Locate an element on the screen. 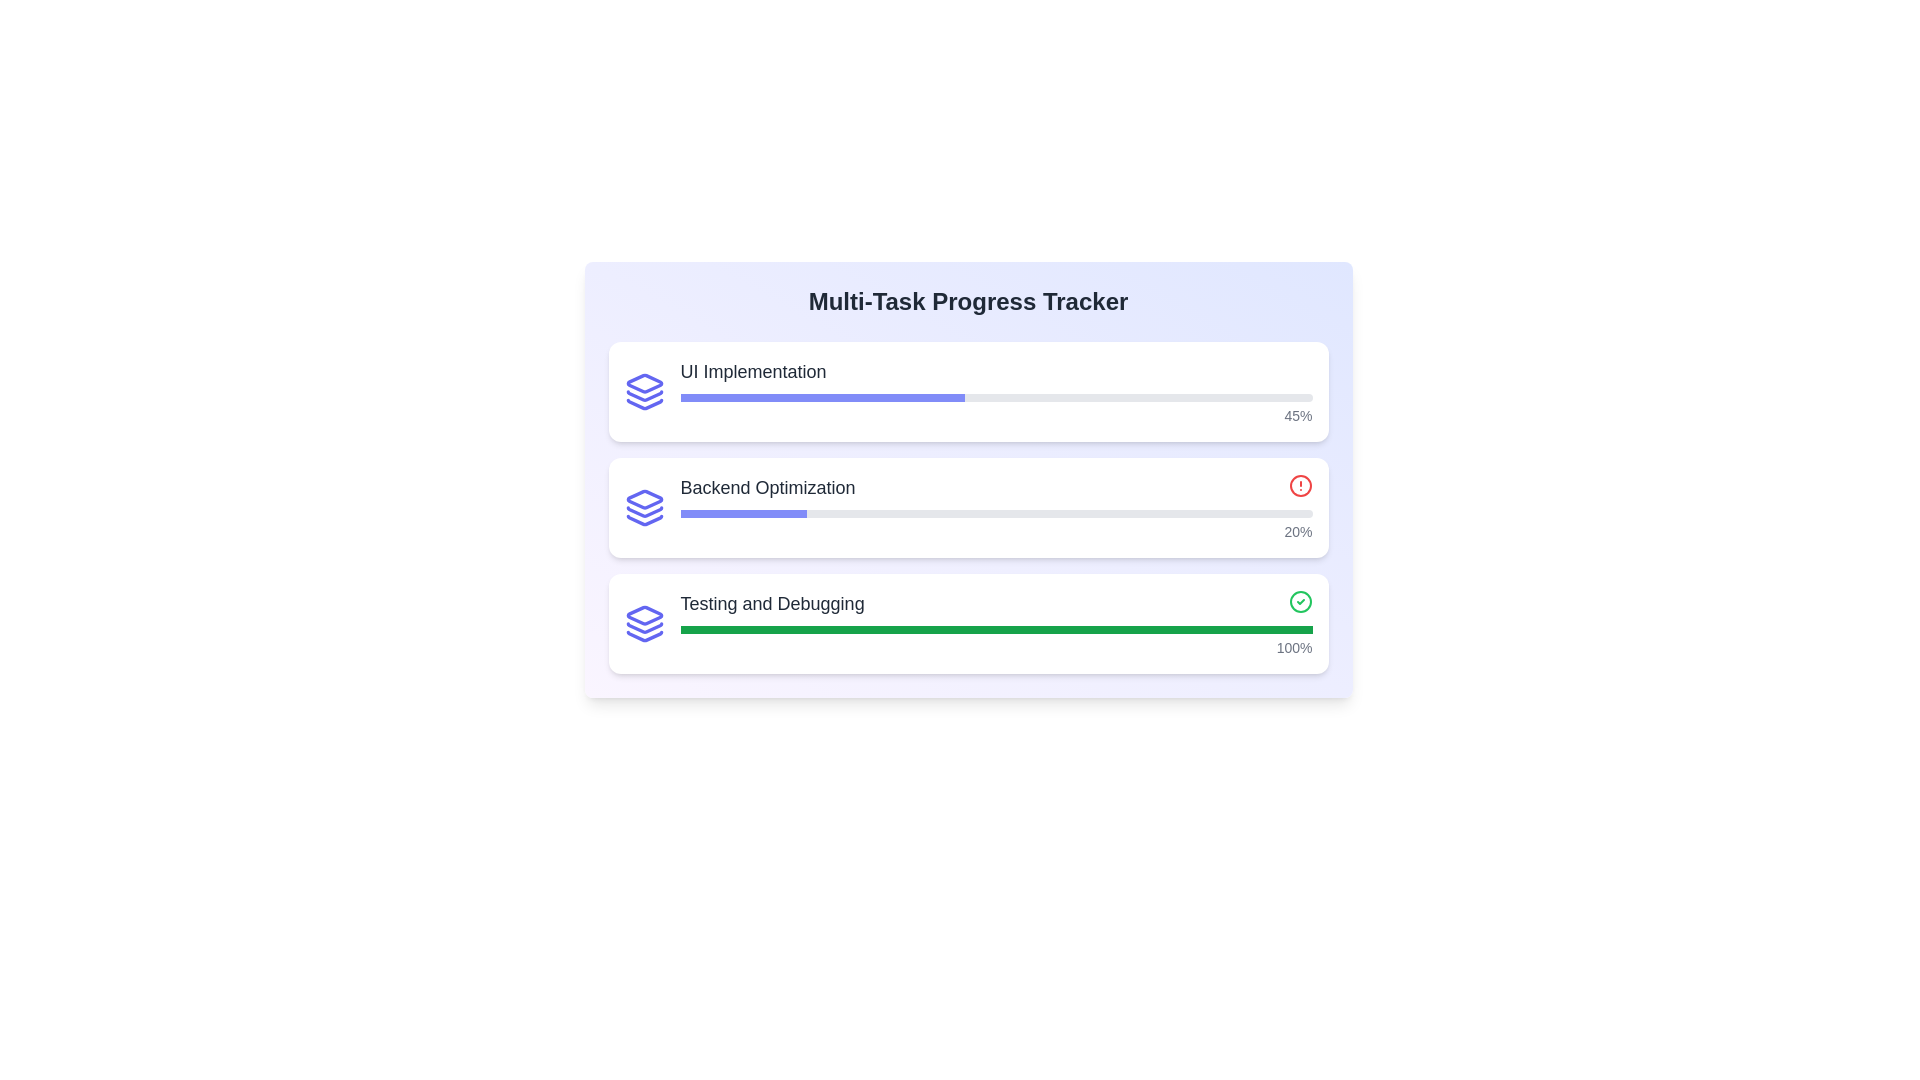  the indigo progress indicator bar representing the progress of the task titled 'Backend Optimization.' is located at coordinates (742, 512).